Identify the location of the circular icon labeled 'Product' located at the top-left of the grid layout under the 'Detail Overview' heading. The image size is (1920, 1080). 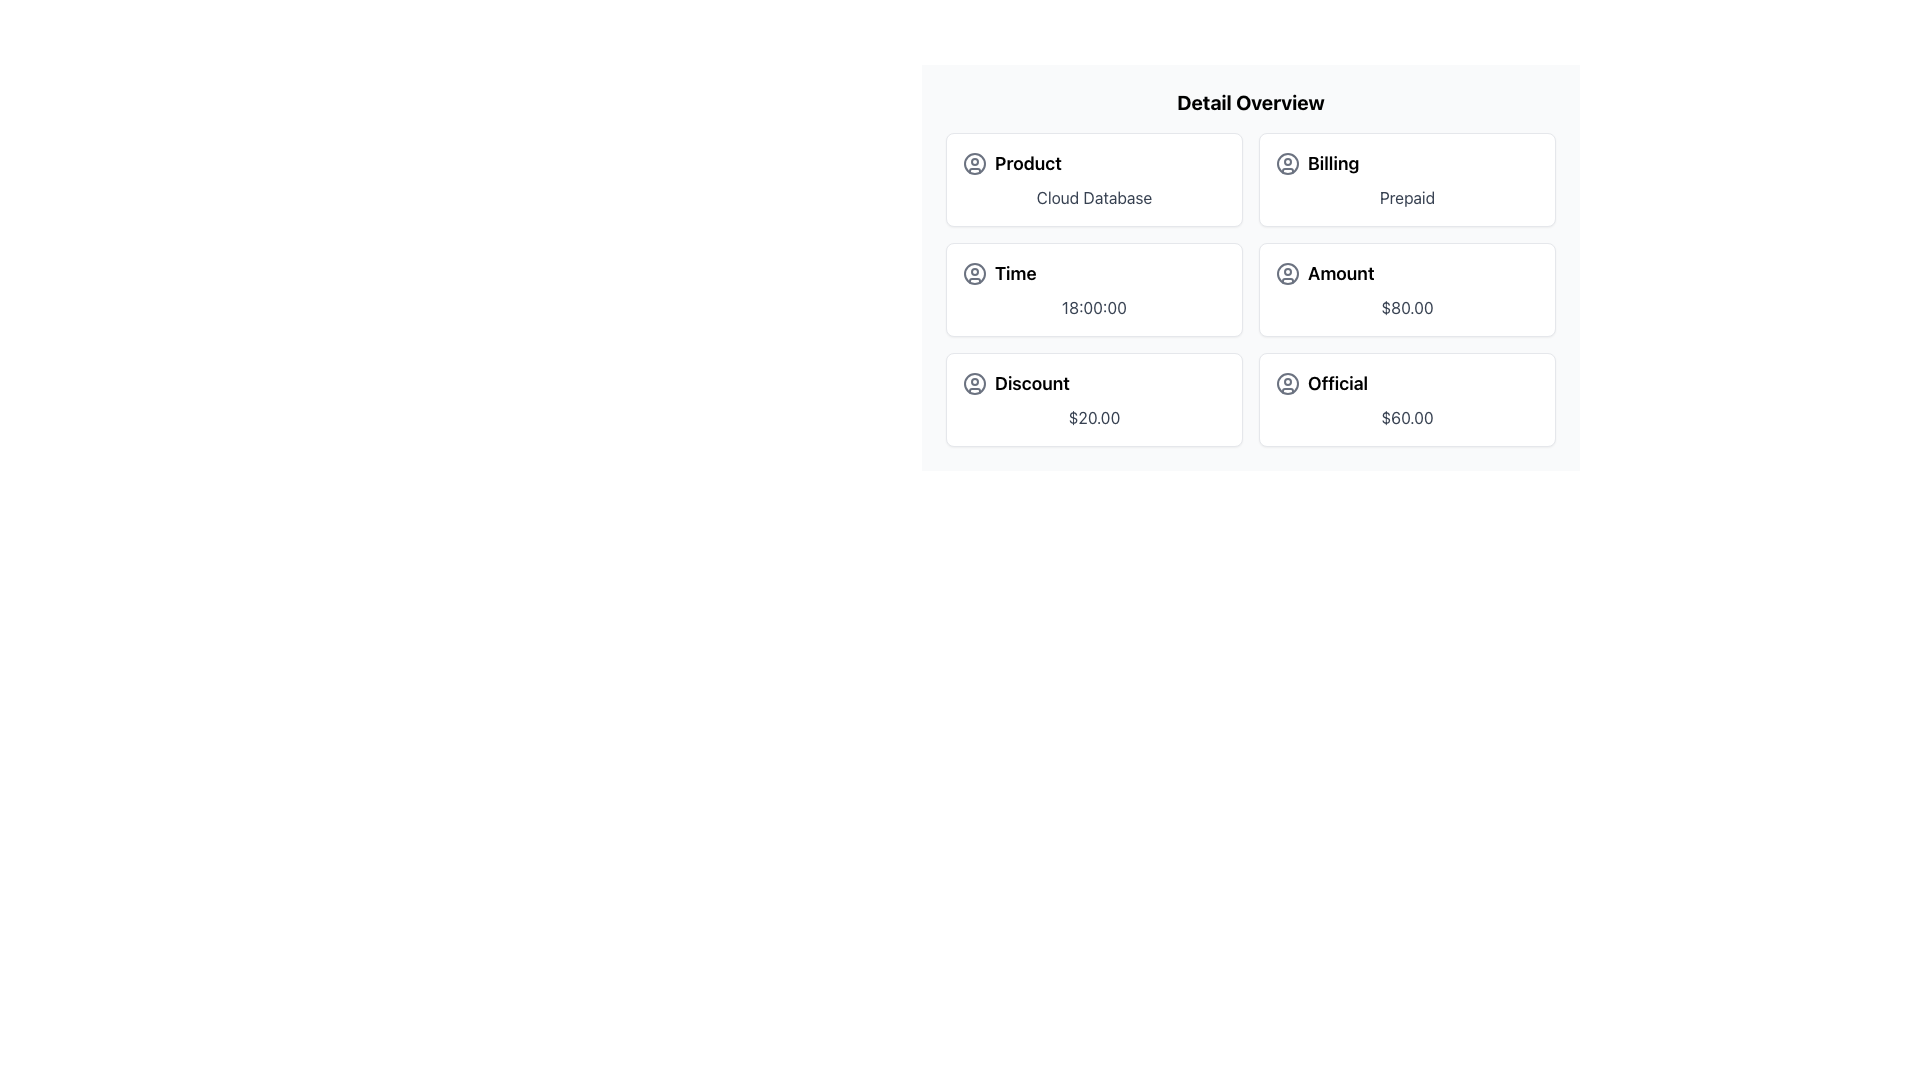
(974, 163).